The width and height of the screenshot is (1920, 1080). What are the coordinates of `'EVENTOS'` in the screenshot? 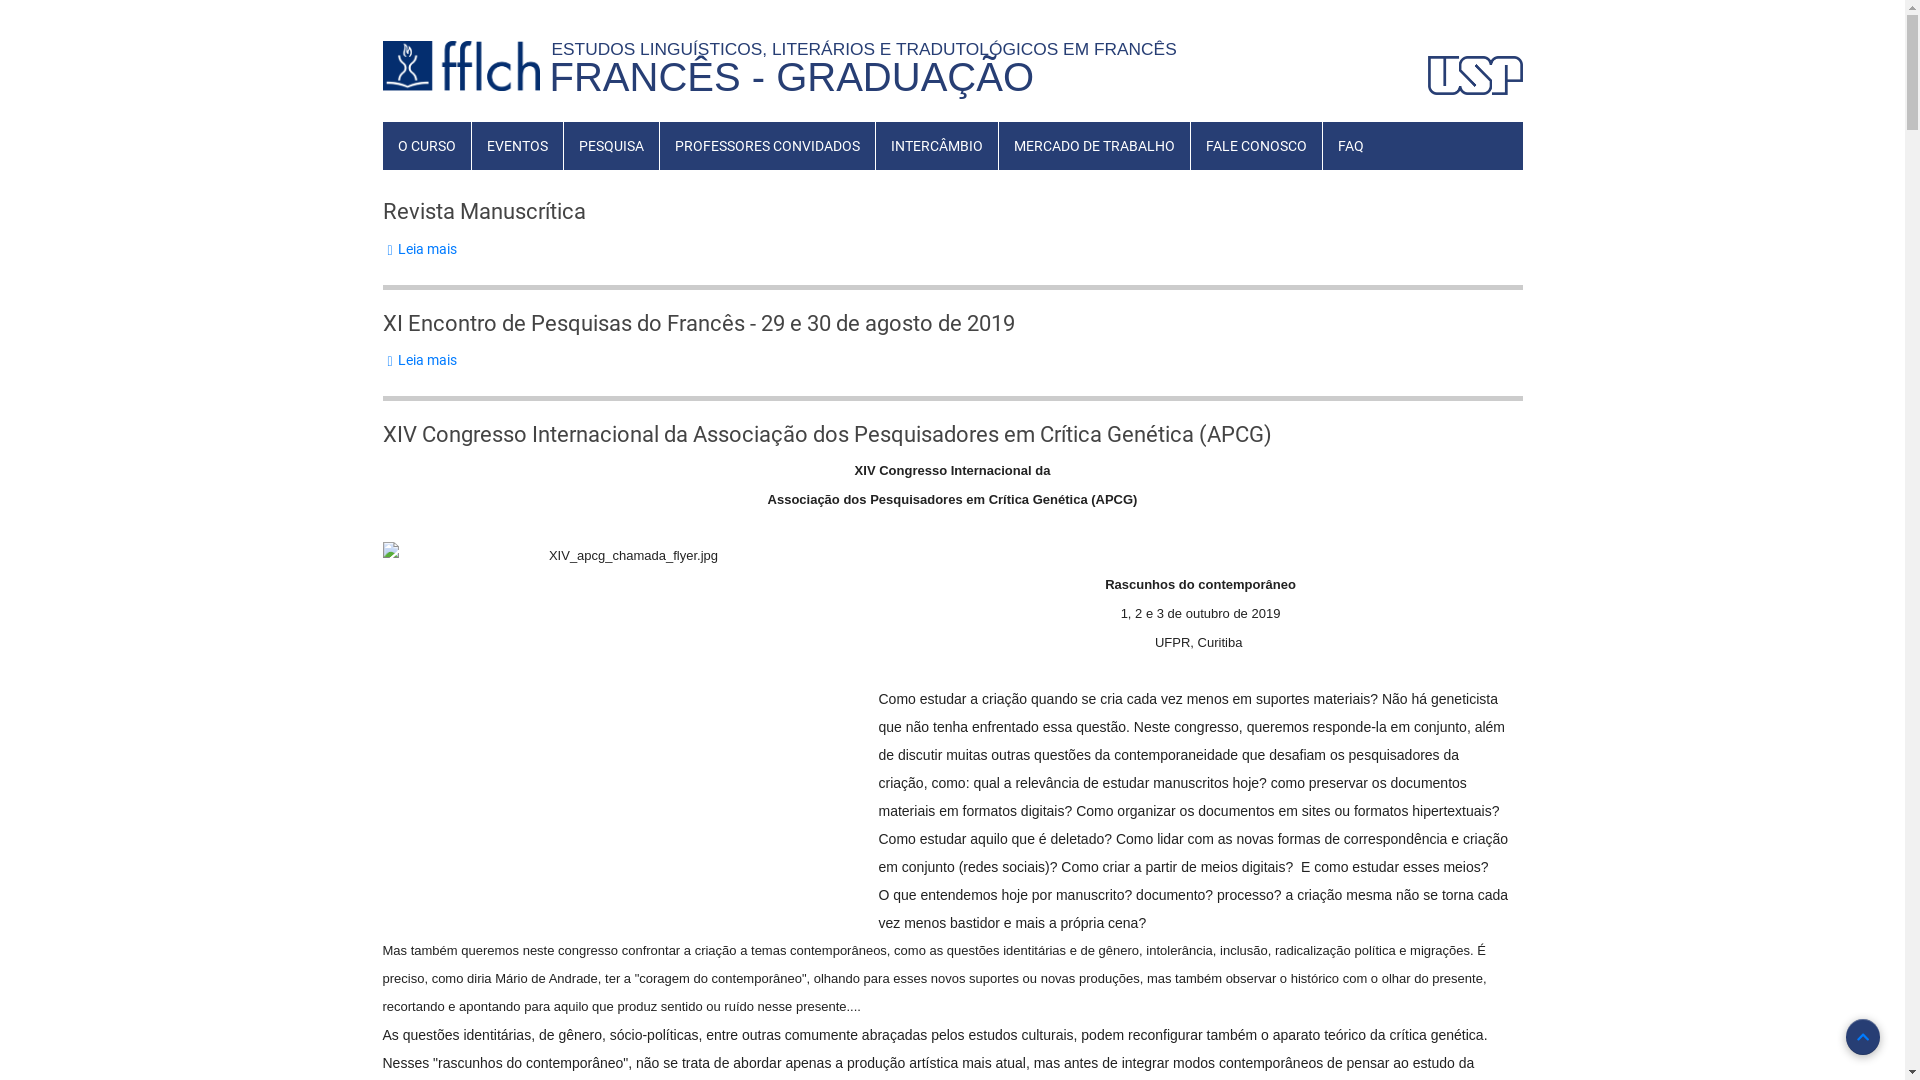 It's located at (517, 145).